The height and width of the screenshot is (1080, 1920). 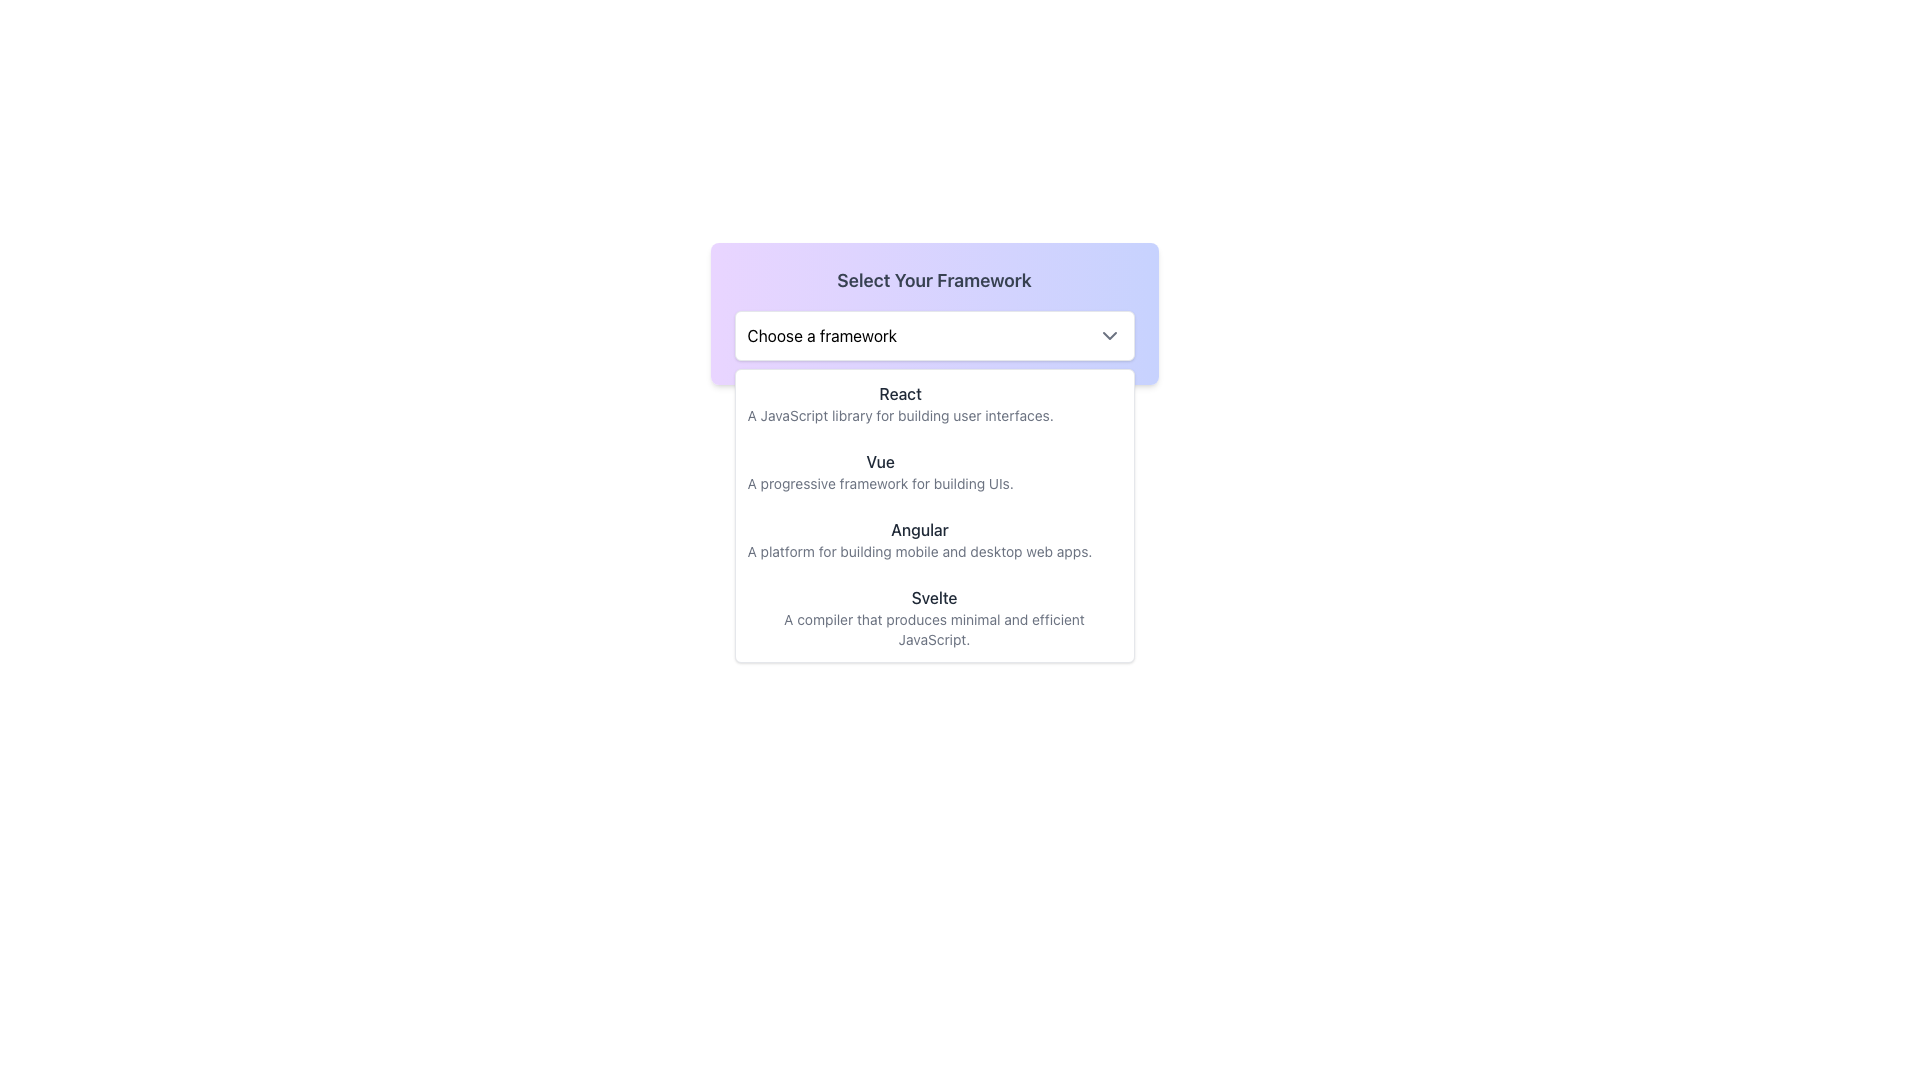 What do you see at coordinates (899, 393) in the screenshot?
I see `the area surrounding the 'React' label, which is the first item in the 'Select Your Framework' dropdown menu` at bounding box center [899, 393].